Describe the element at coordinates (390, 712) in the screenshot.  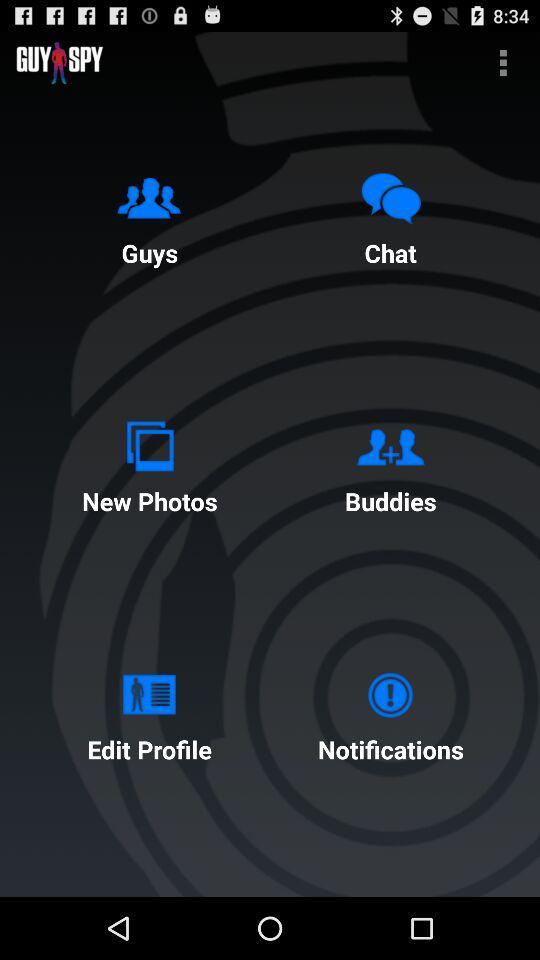
I see `the item to the right of edit profile item` at that location.